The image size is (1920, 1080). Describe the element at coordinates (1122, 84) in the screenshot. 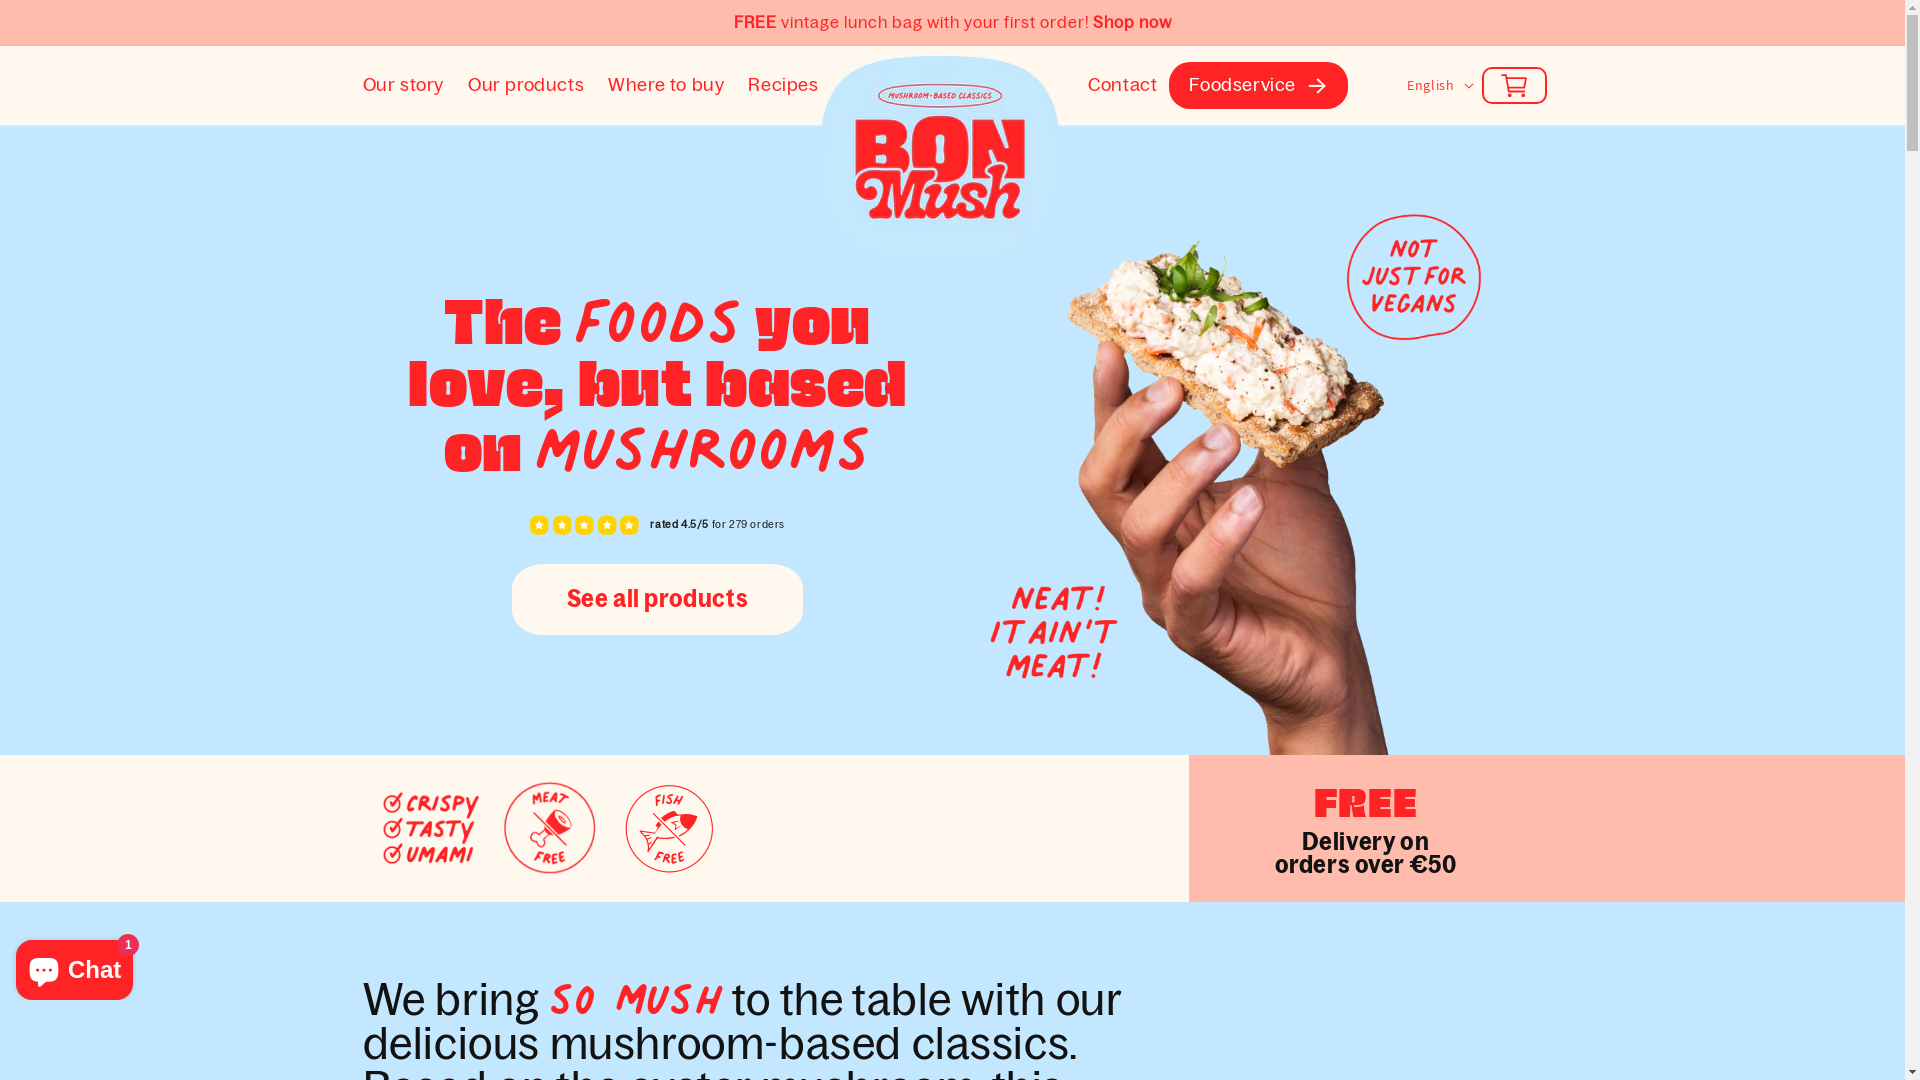

I see `'Contact'` at that location.